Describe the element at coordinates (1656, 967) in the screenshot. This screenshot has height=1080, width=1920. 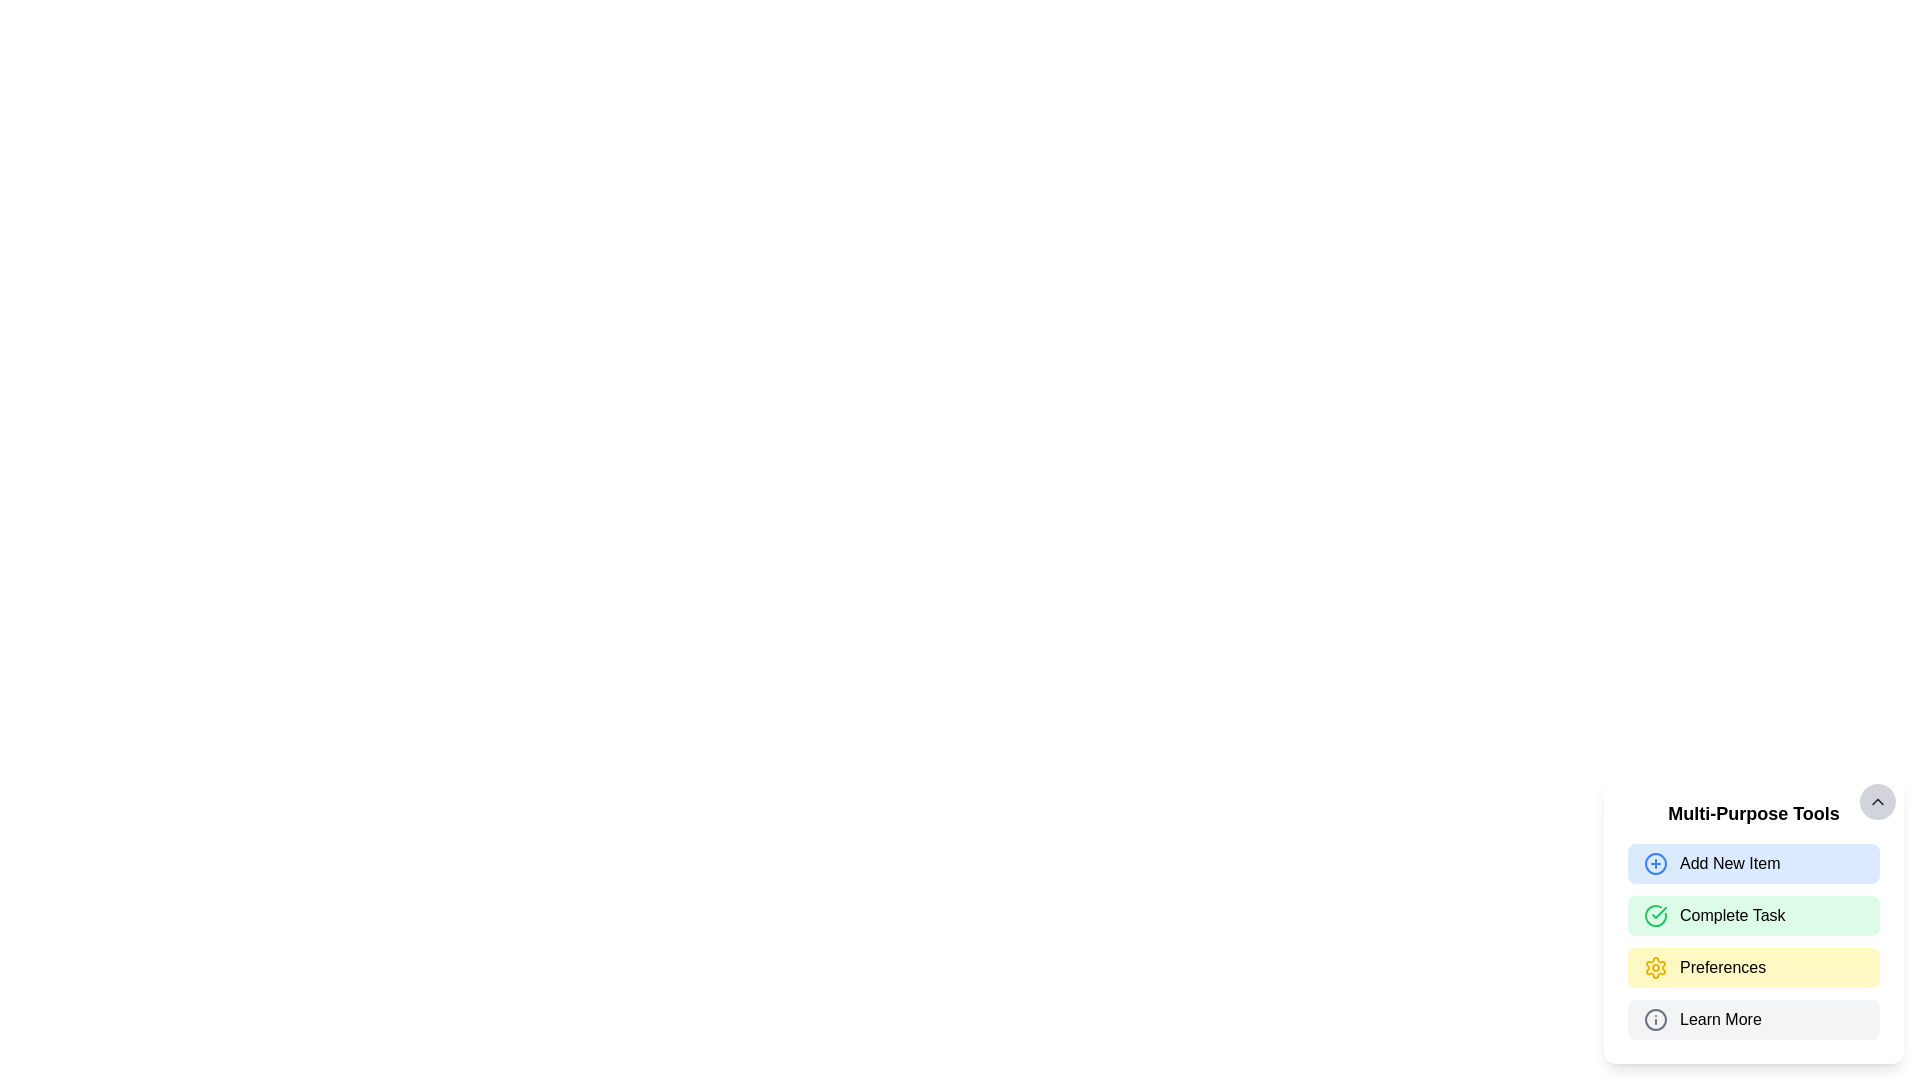
I see `settings gear icon located at the bottom-right area of the interface under the 'Preferences' section of the 'Multi-Purpose Tools' panel` at that location.